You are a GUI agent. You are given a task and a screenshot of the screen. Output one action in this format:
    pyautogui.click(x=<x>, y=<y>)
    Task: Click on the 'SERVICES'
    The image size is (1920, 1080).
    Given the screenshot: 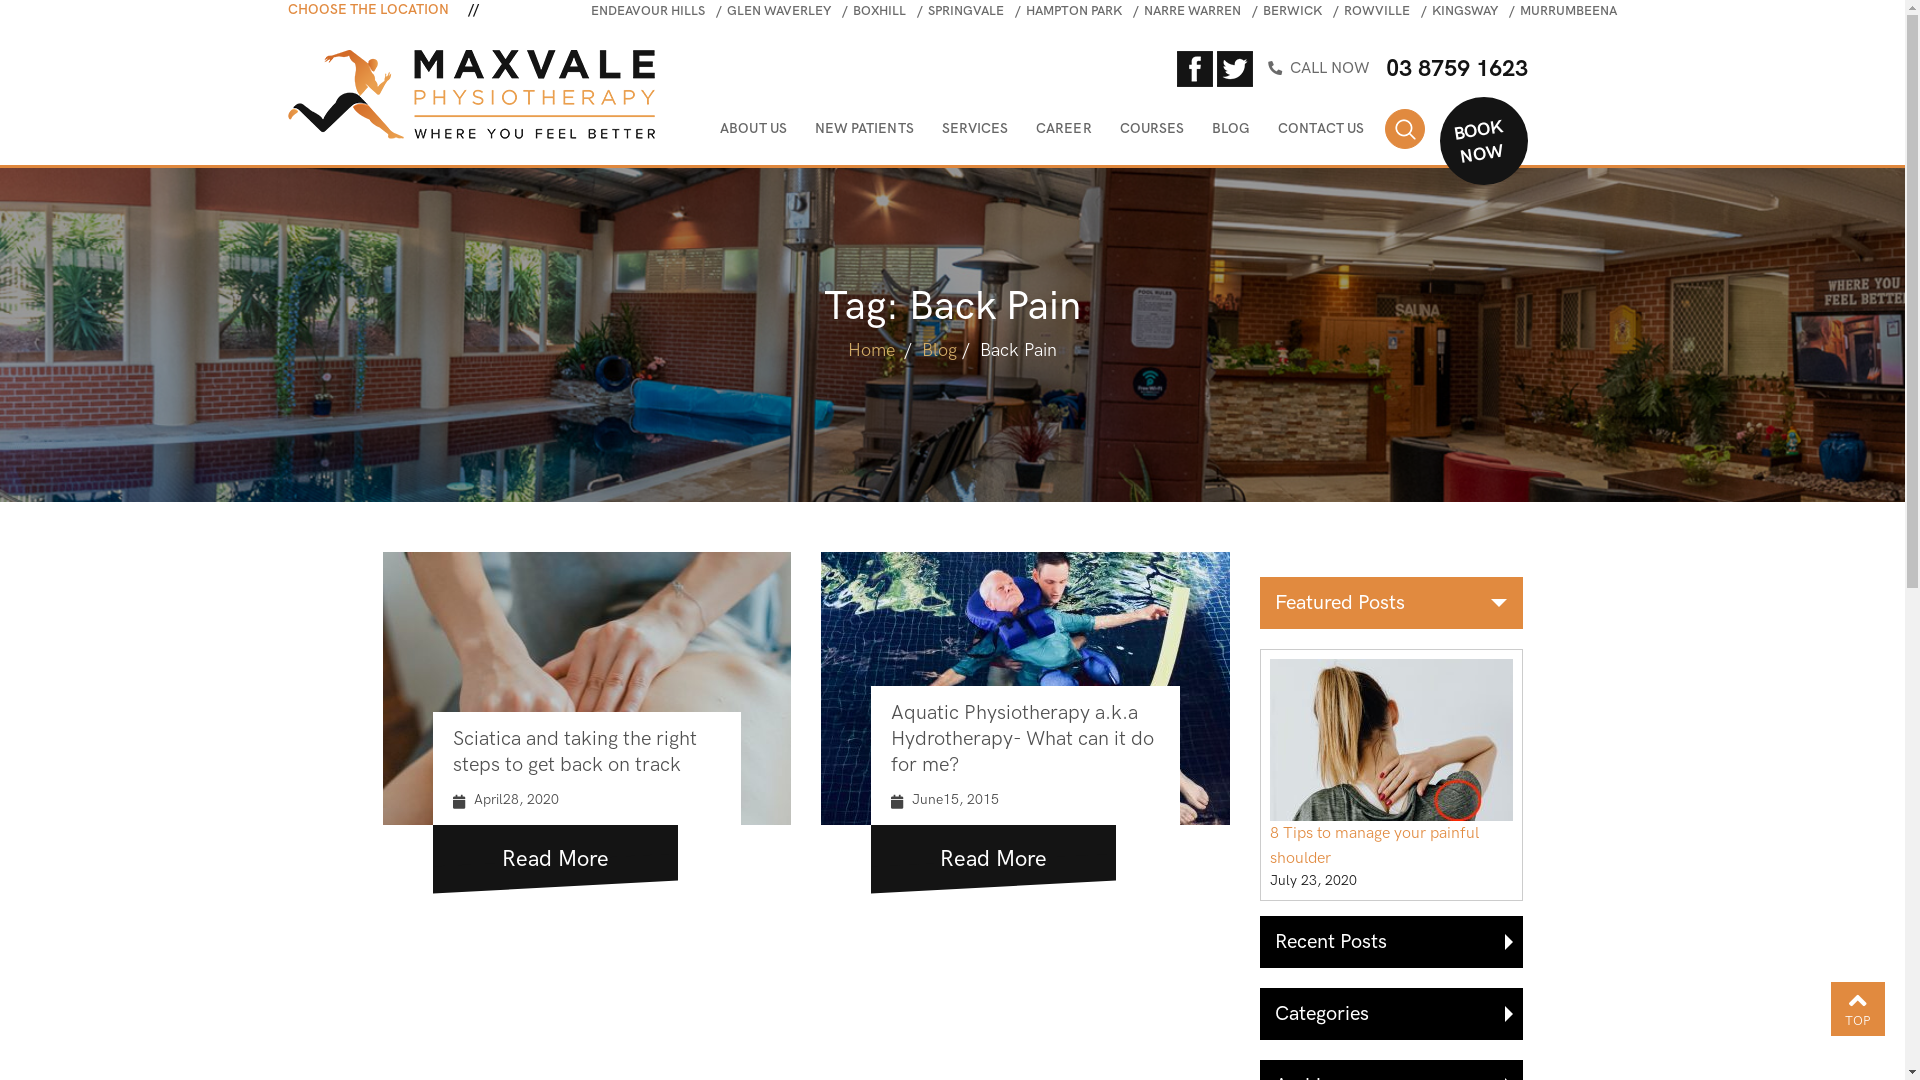 What is the action you would take?
    pyautogui.click(x=975, y=132)
    